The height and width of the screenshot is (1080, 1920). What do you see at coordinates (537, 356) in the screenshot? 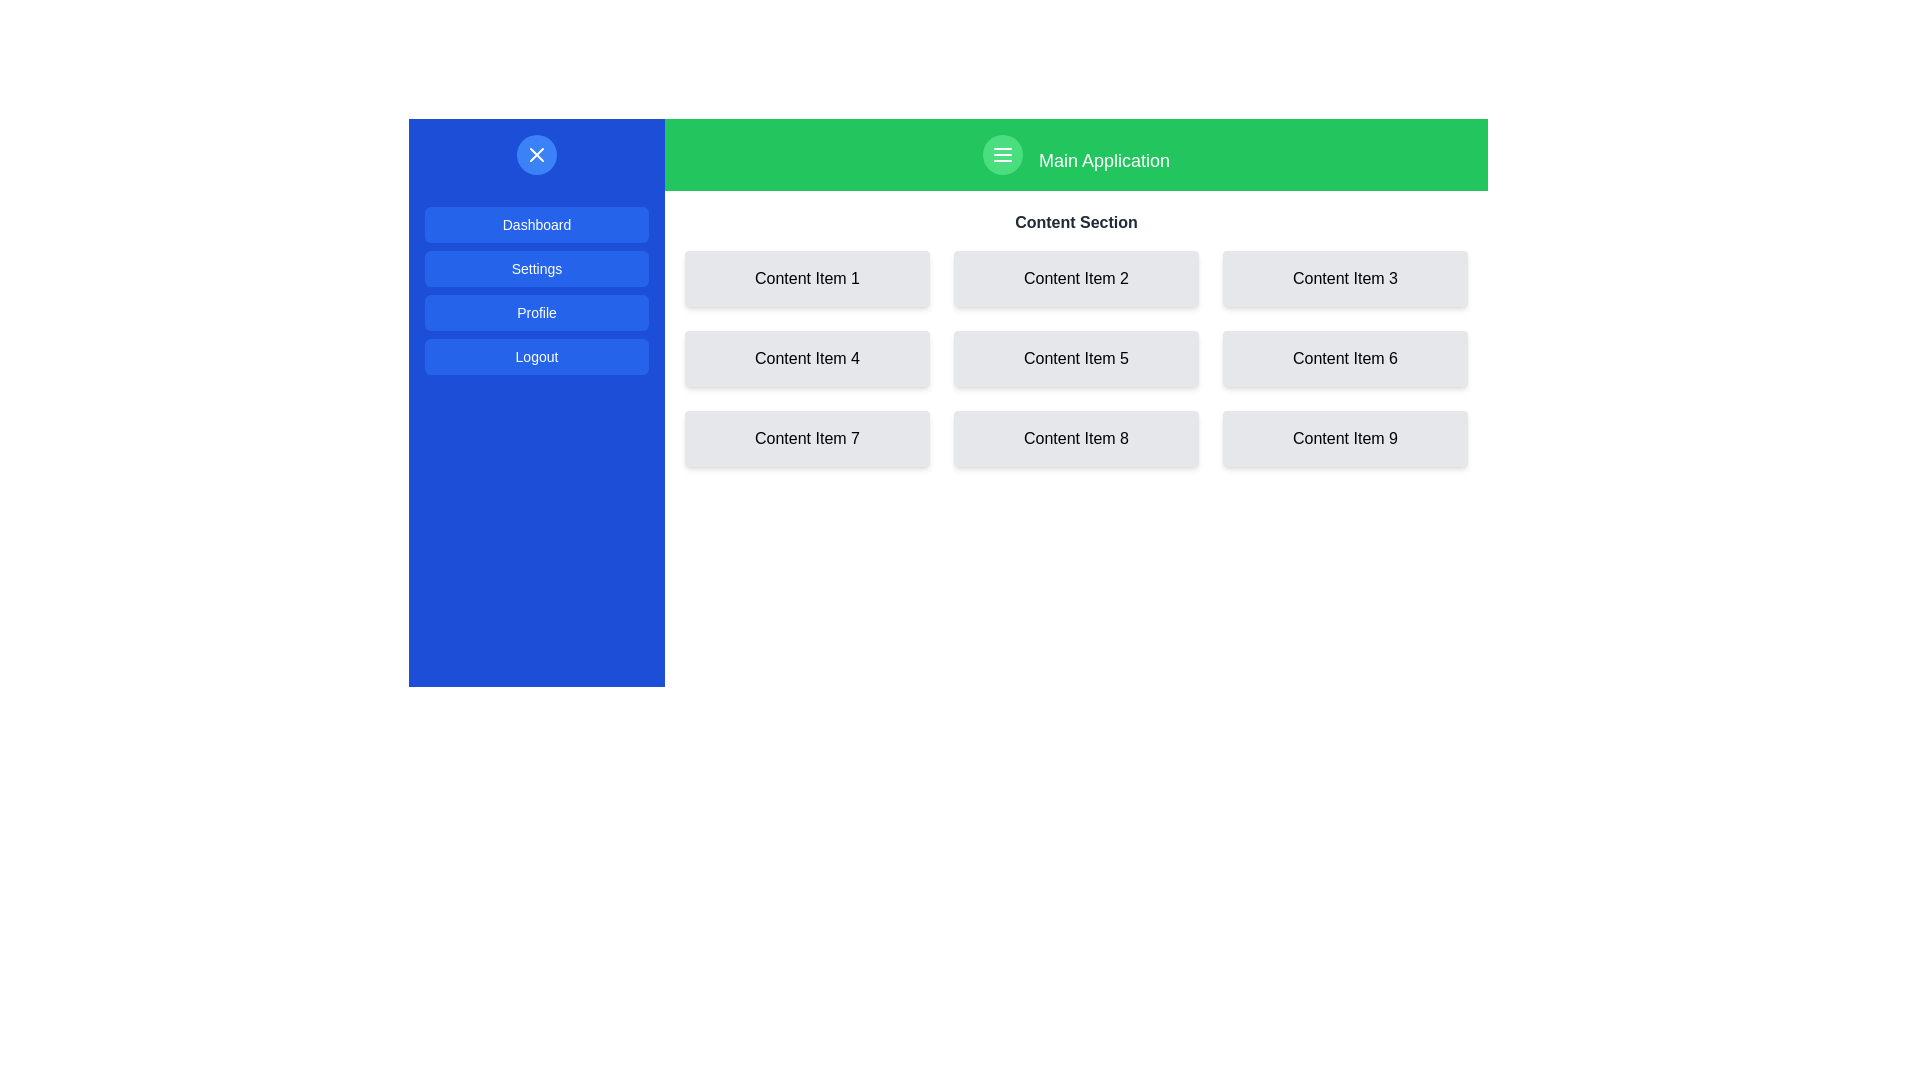
I see `the 'Logout' button, which is a rectangular button with rounded edges, blue background, and white text, positioned beneath the 'Profile' button in a vertical list` at bounding box center [537, 356].